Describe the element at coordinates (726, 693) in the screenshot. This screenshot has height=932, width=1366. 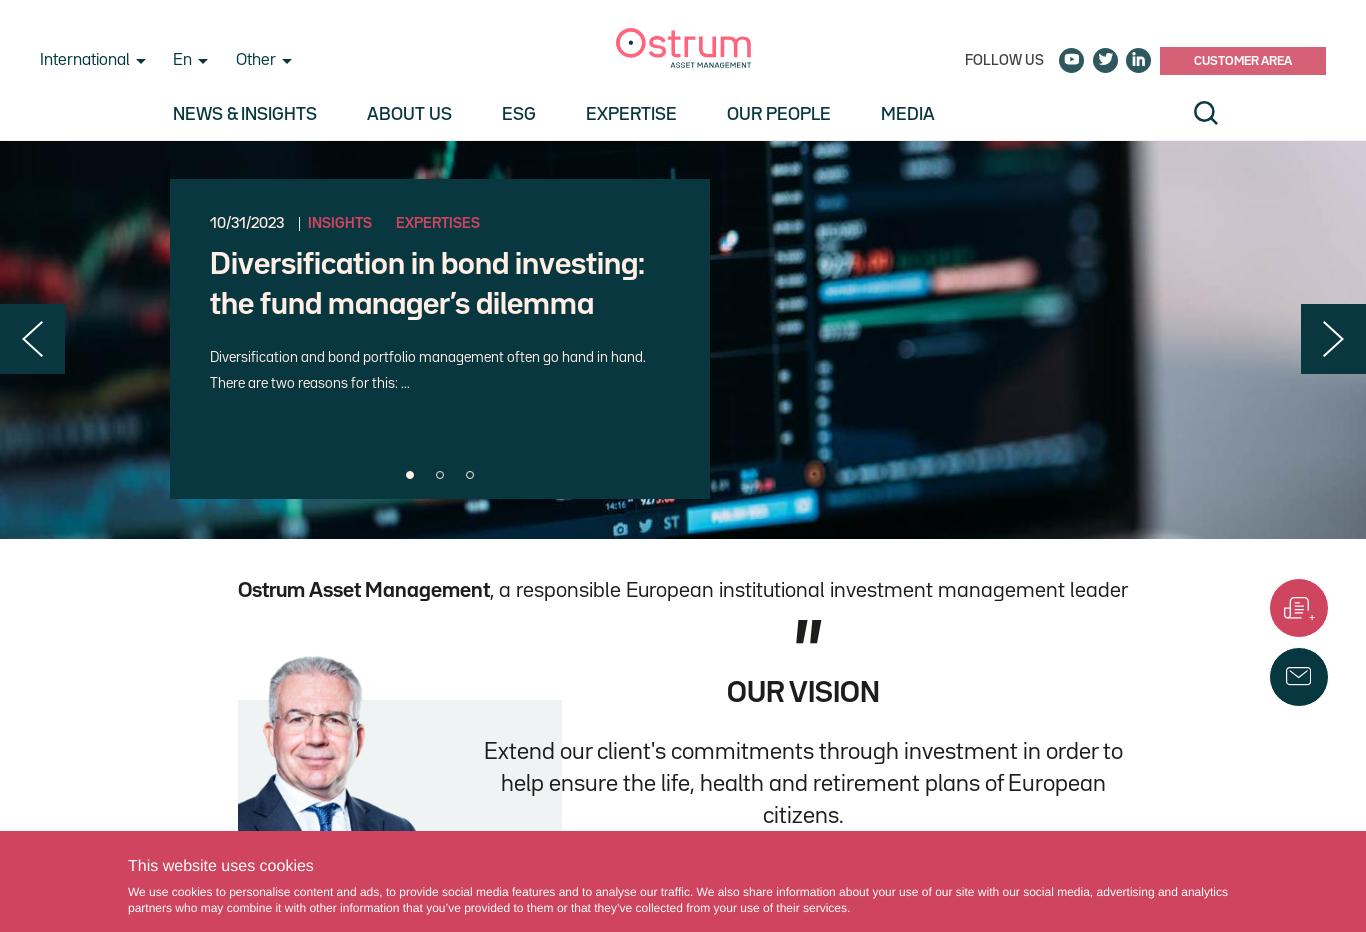
I see `'OUR VISION'` at that location.